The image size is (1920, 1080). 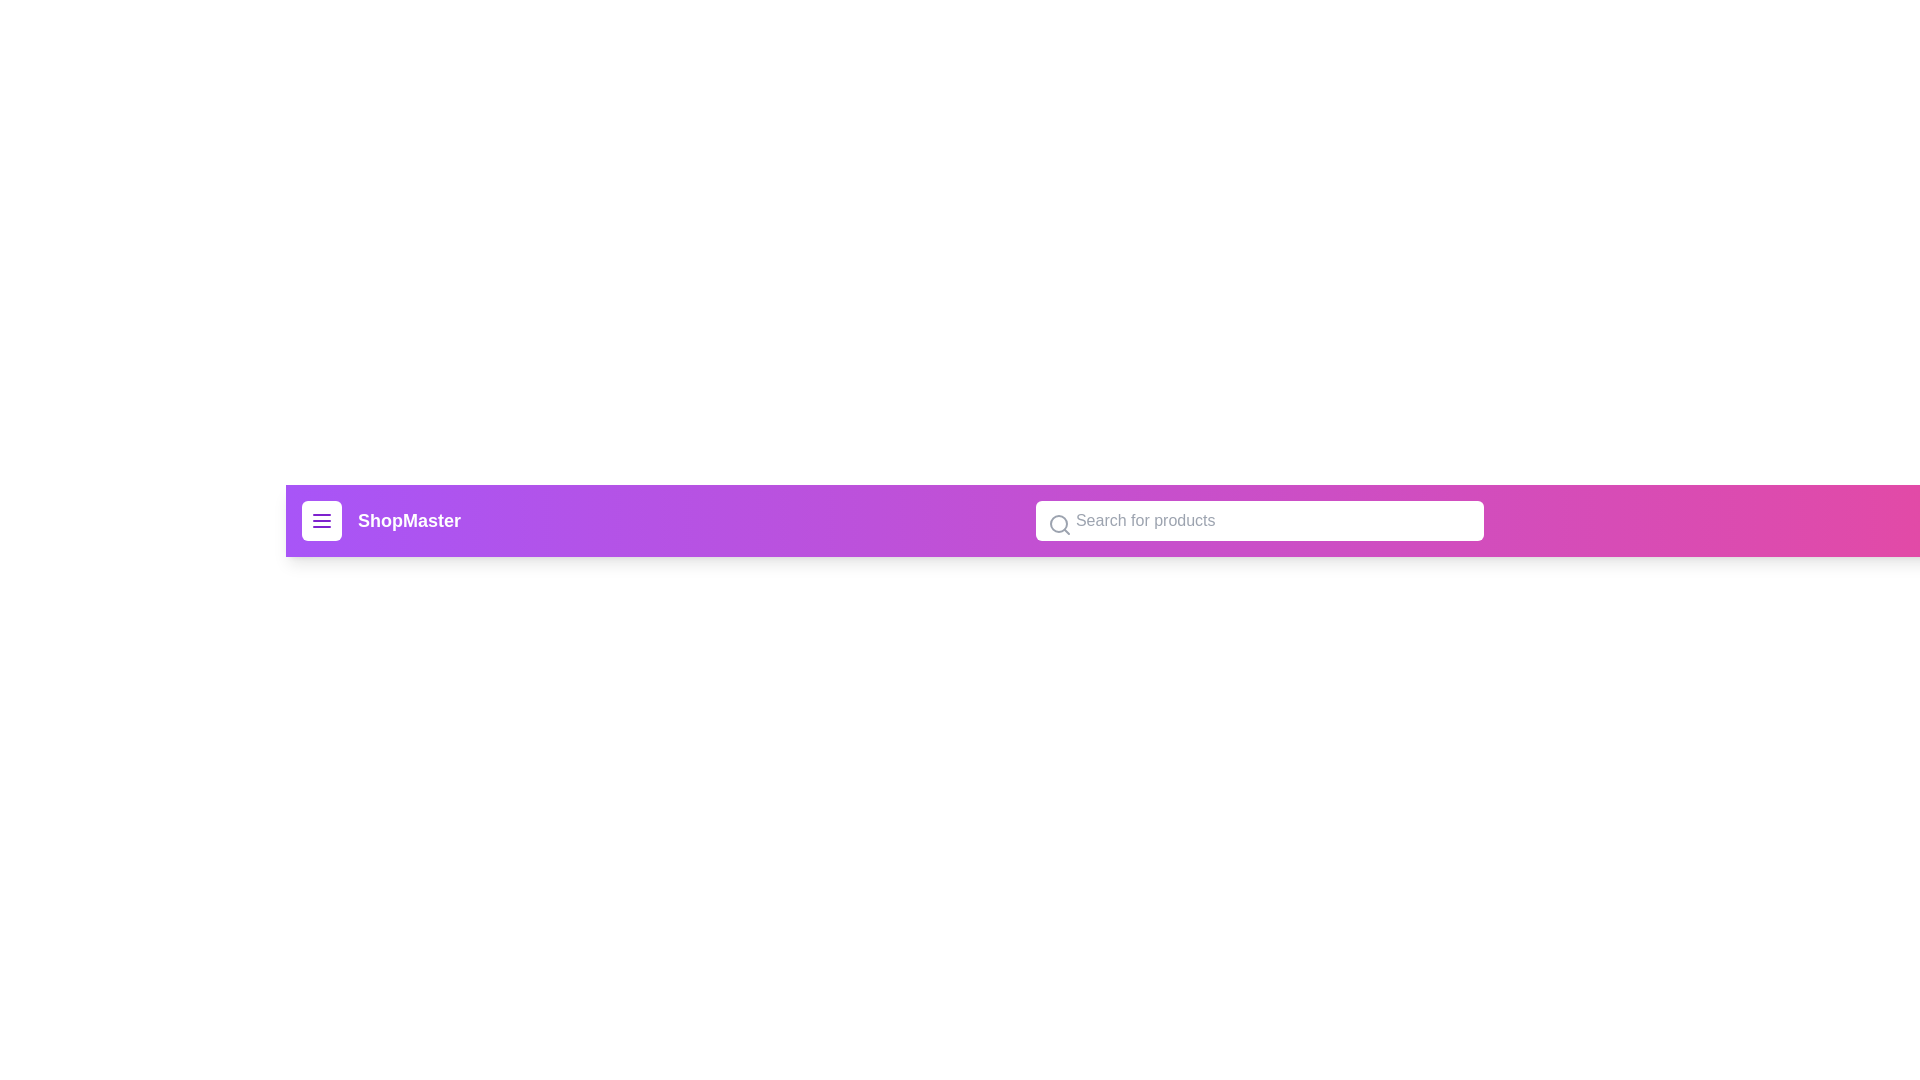 I want to click on the search icon within the input field, so click(x=1059, y=523).